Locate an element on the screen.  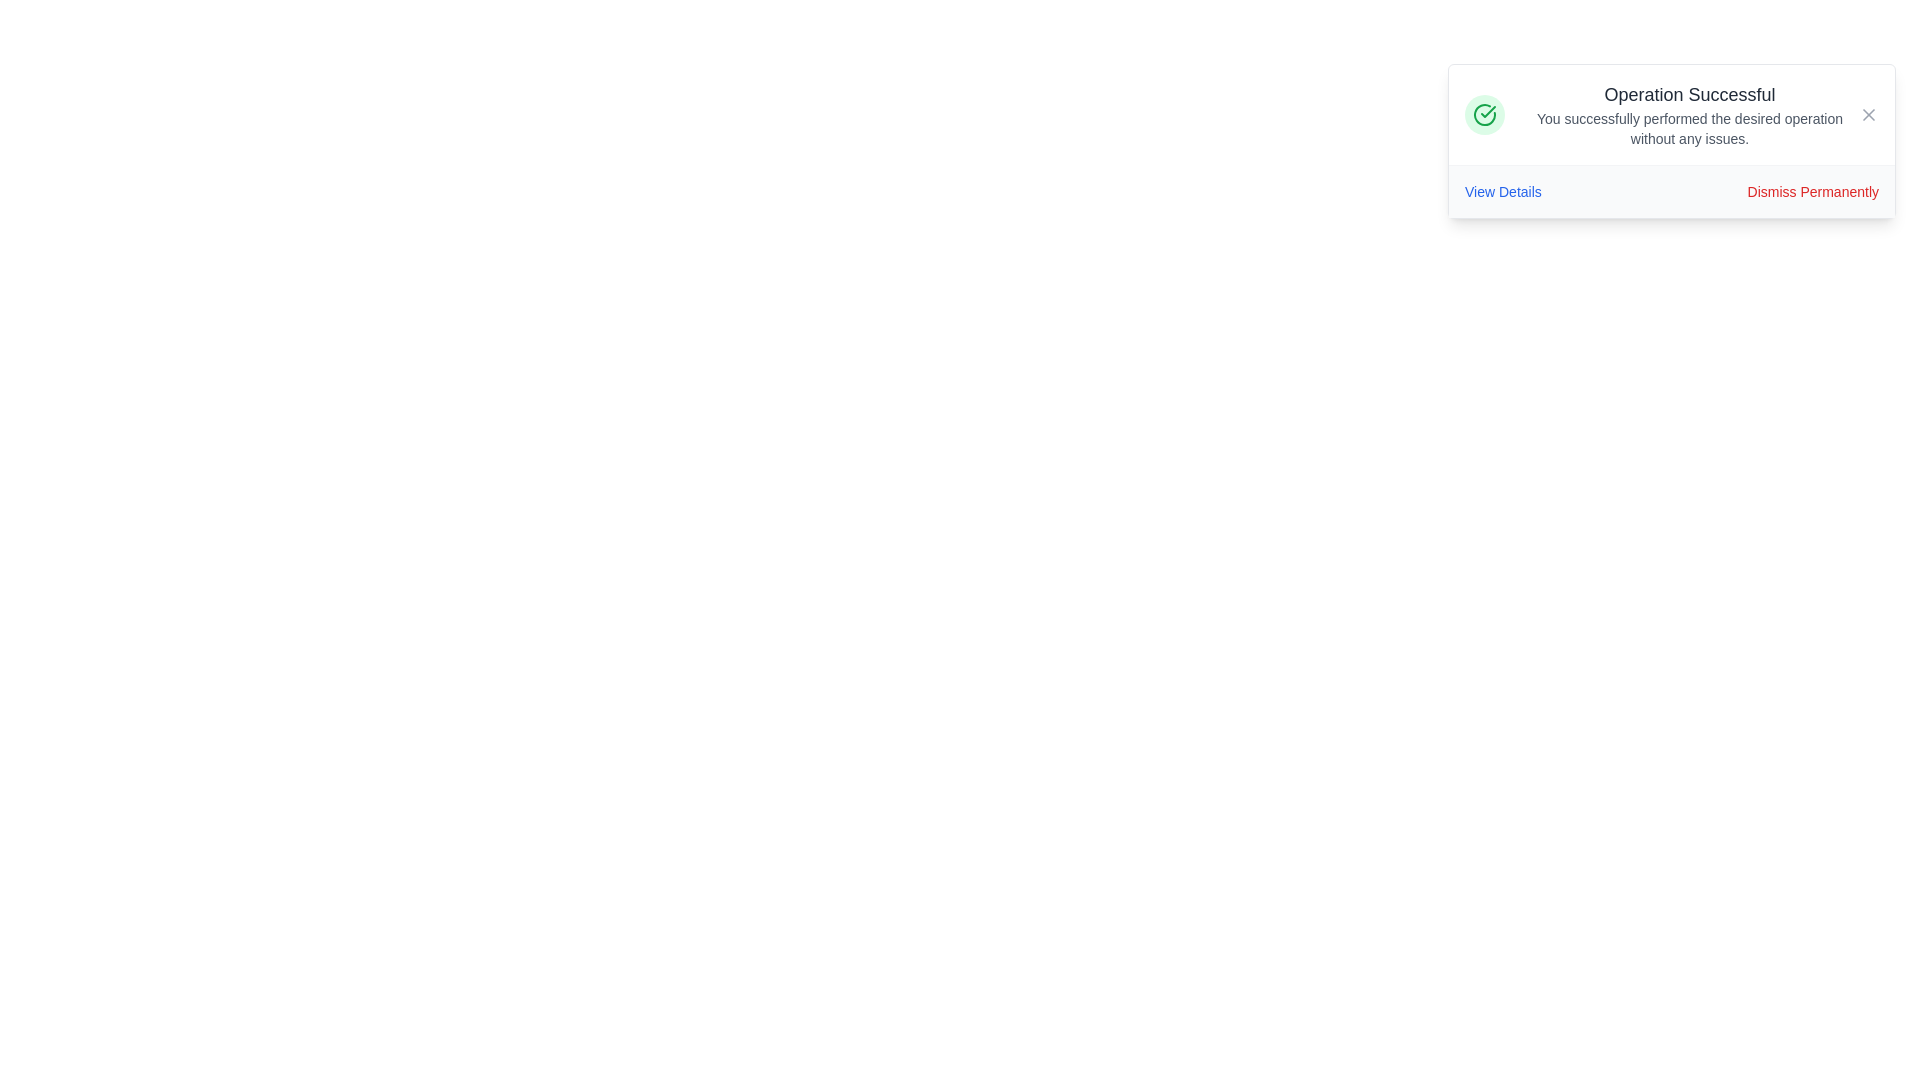
the small gray close button icon located on the far-right side of the notification panel to visualize any visual state changes is located at coordinates (1867, 115).